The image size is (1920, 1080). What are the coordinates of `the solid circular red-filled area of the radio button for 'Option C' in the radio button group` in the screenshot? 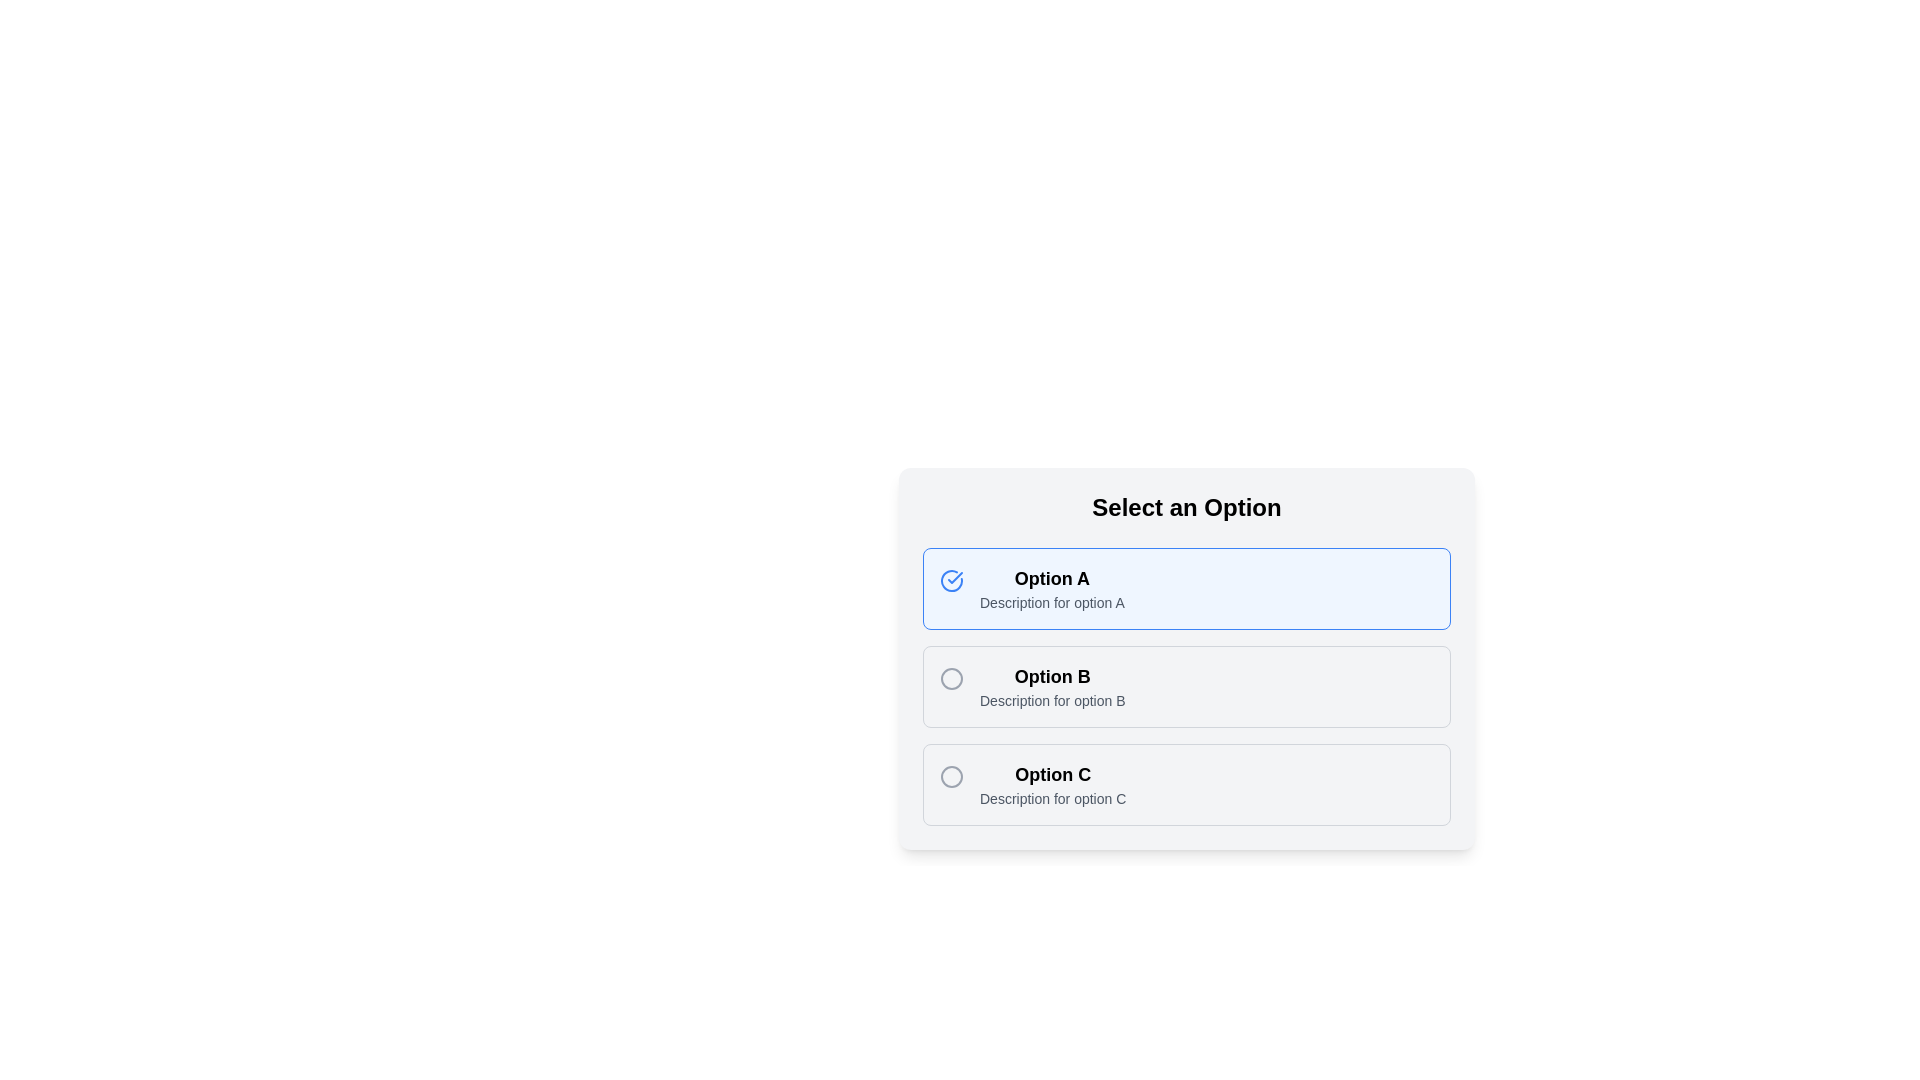 It's located at (950, 775).